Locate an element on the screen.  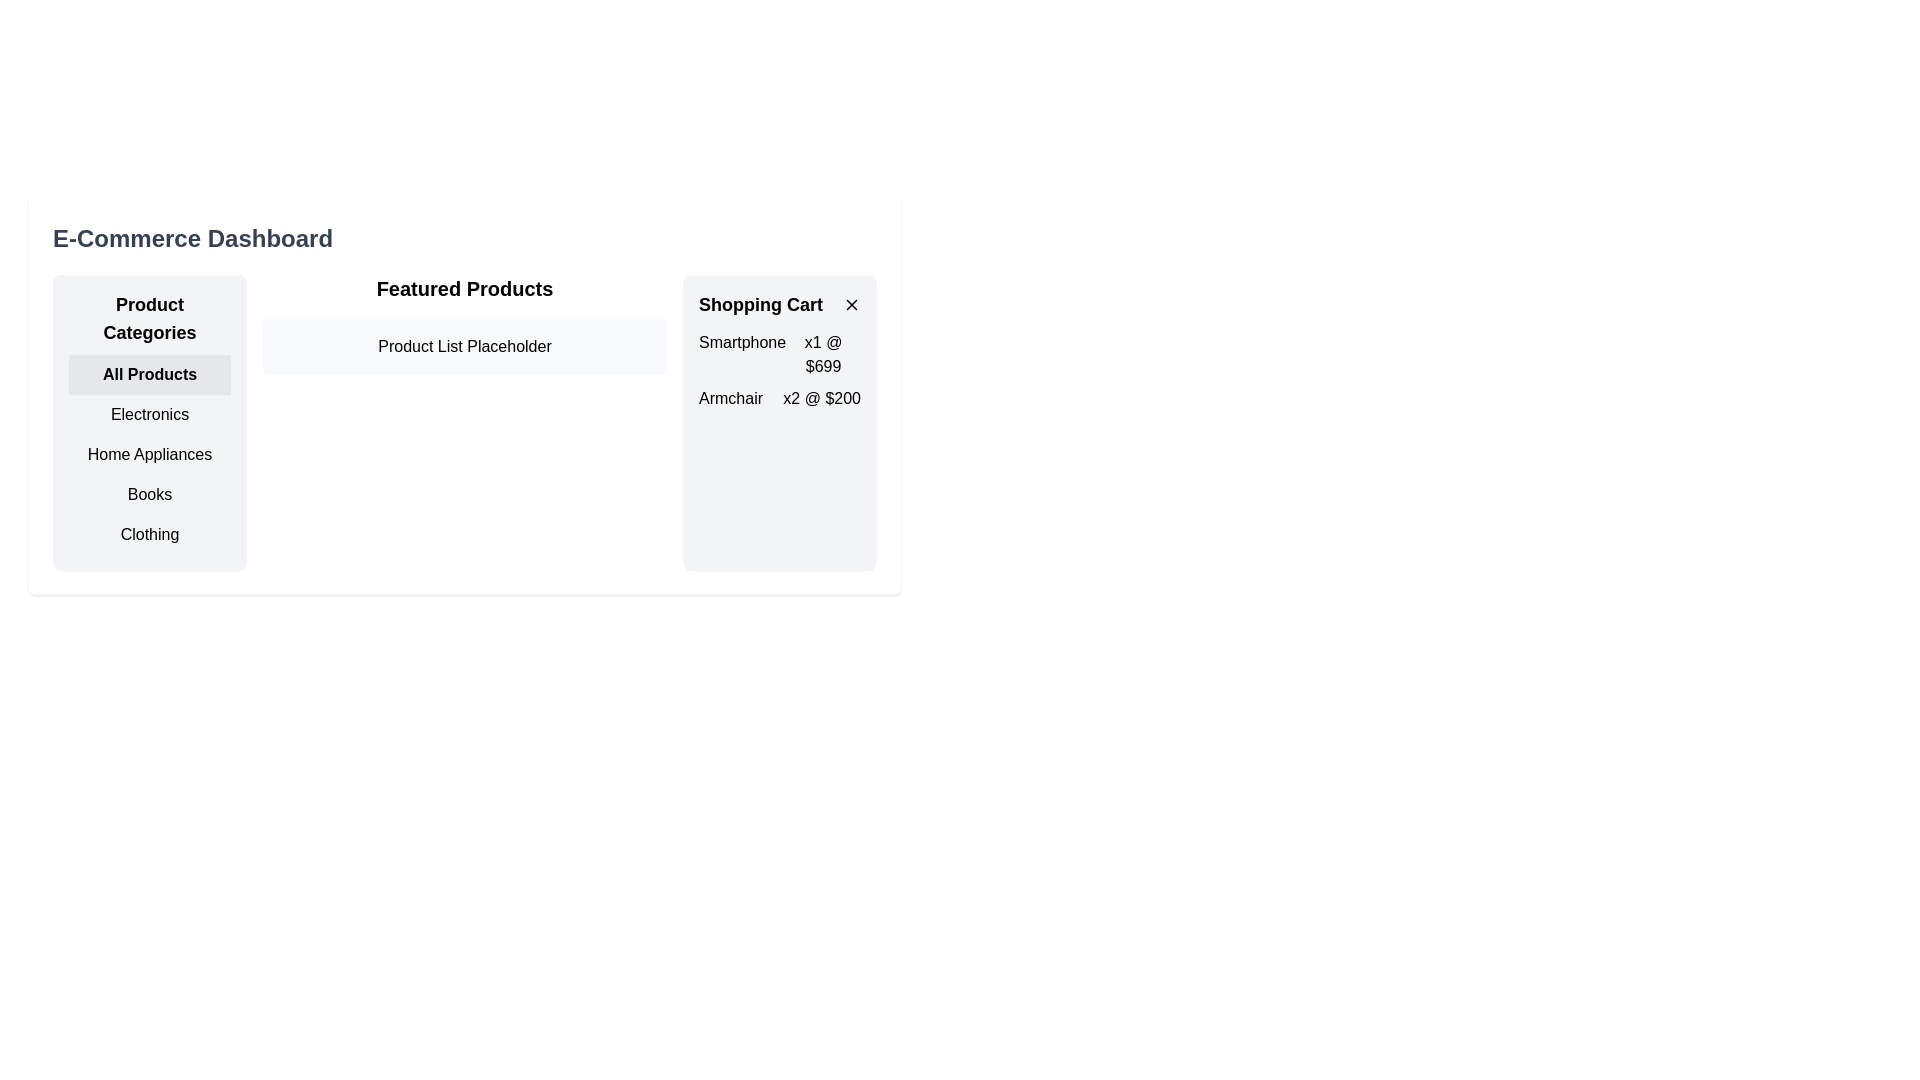
the 'Product List Placeholder' box, which has a light gray background and rounded edges, located in the 'Featured Products' section is located at coordinates (464, 346).